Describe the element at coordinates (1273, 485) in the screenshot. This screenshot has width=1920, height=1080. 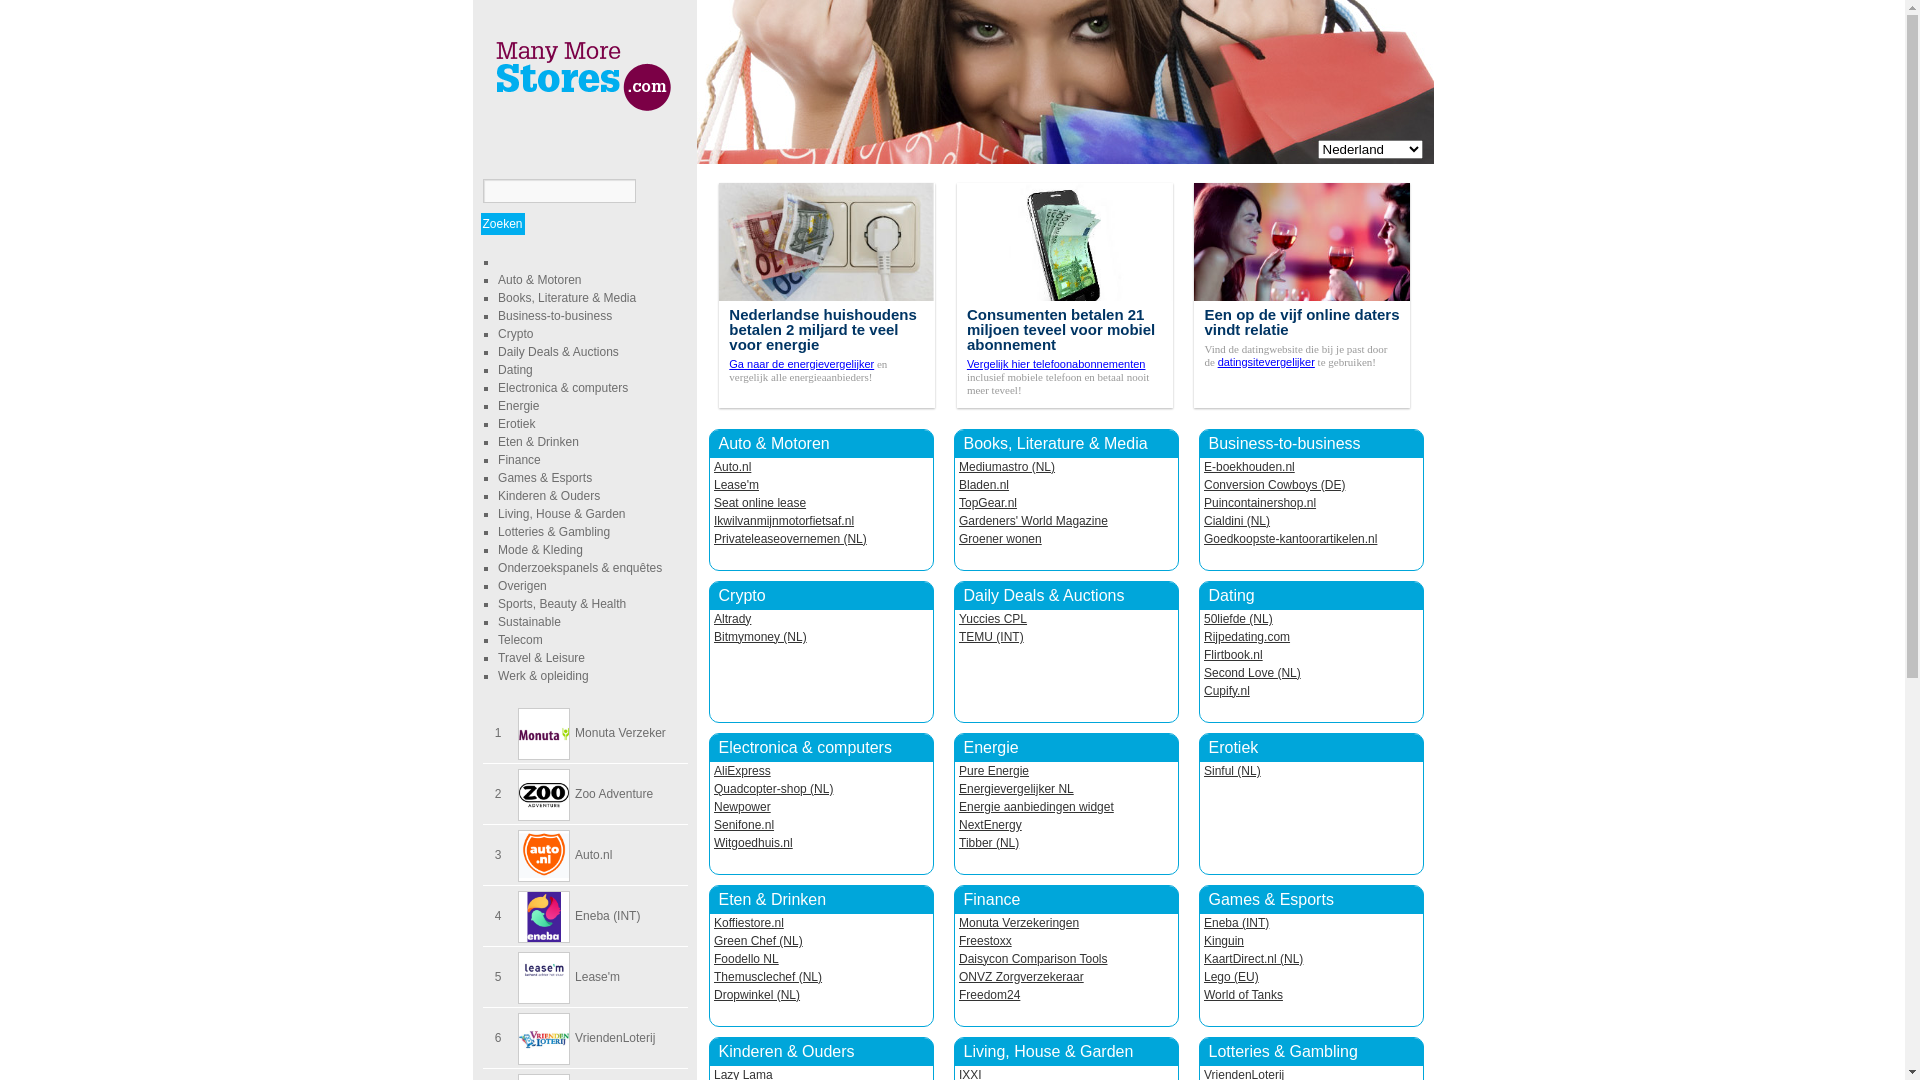
I see `'Conversion Cowboys (DE)'` at that location.